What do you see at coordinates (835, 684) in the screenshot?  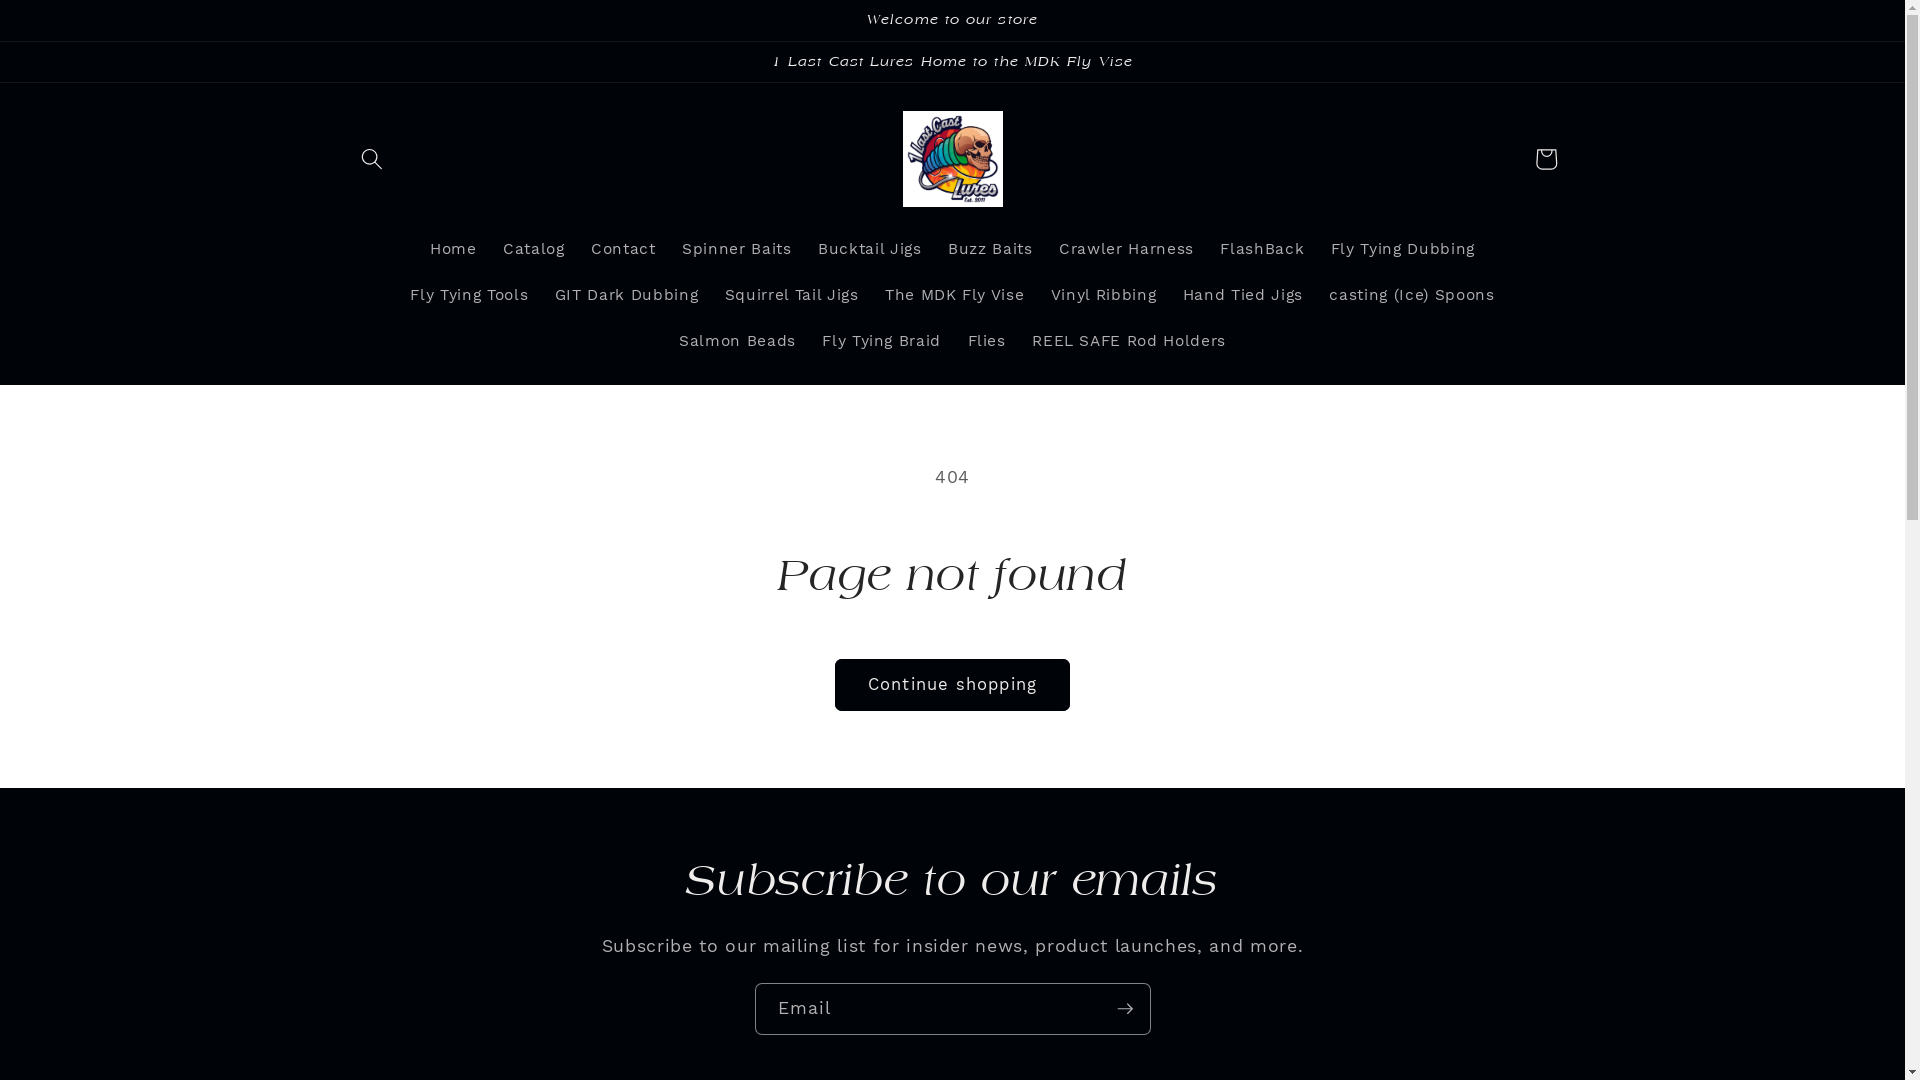 I see `'Continue shopping'` at bounding box center [835, 684].